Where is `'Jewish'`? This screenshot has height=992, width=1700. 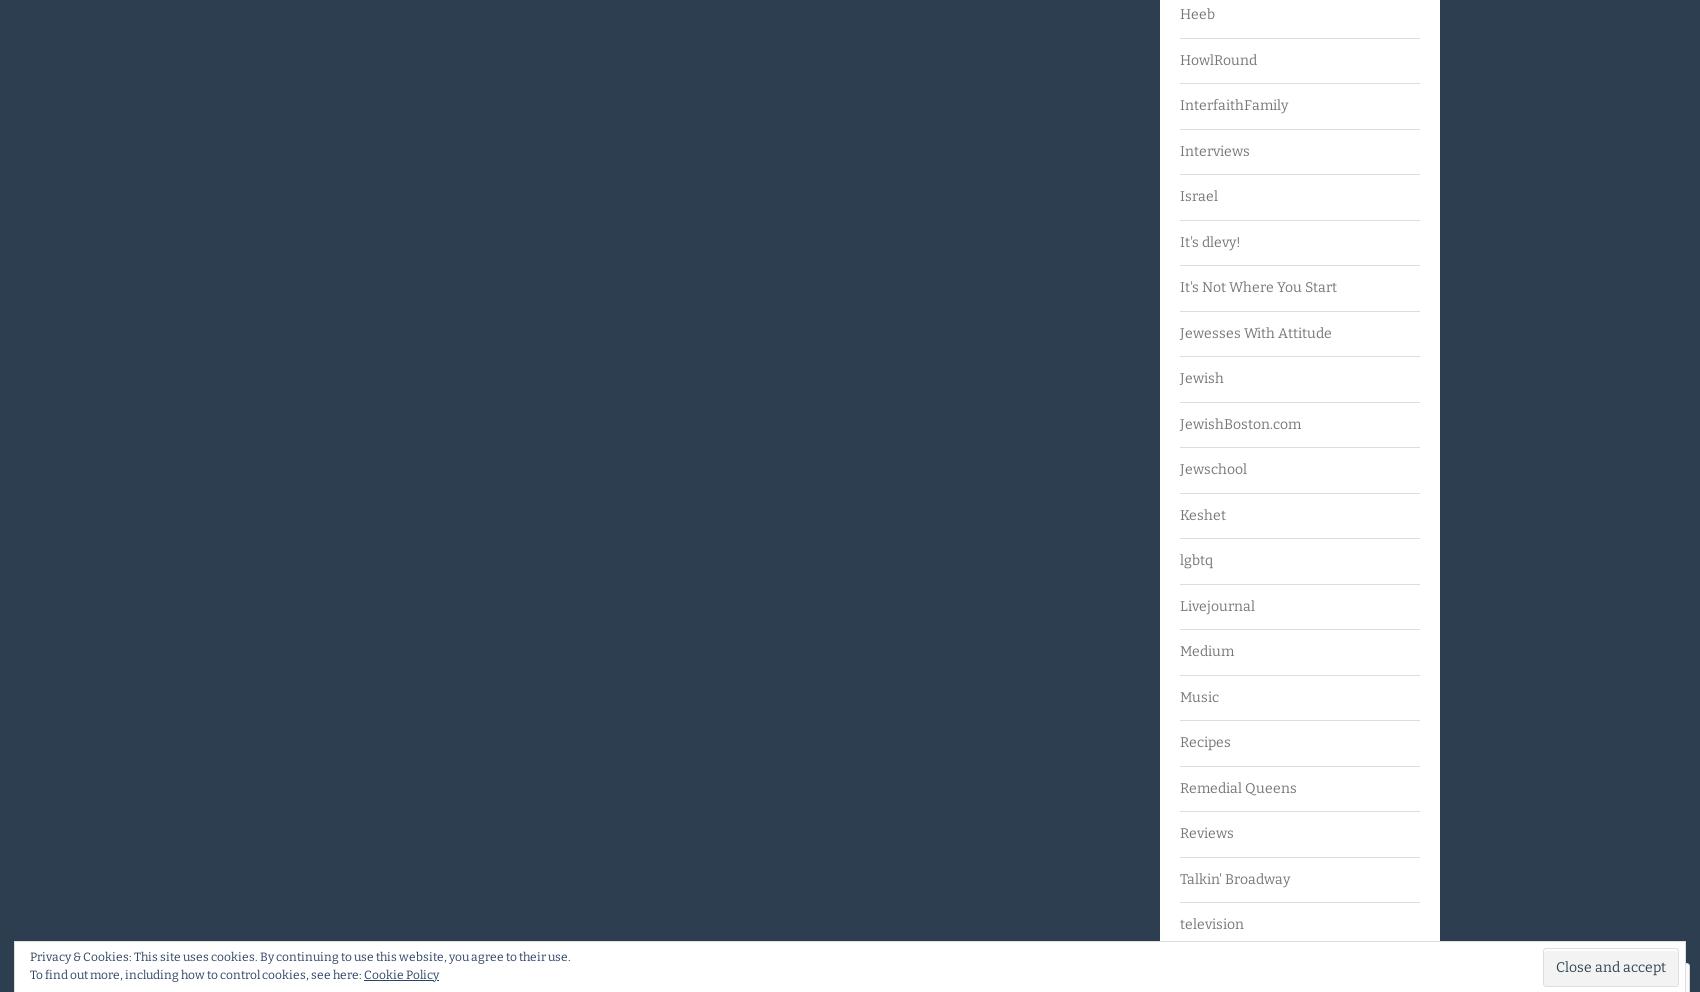
'Jewish' is located at coordinates (1201, 378).